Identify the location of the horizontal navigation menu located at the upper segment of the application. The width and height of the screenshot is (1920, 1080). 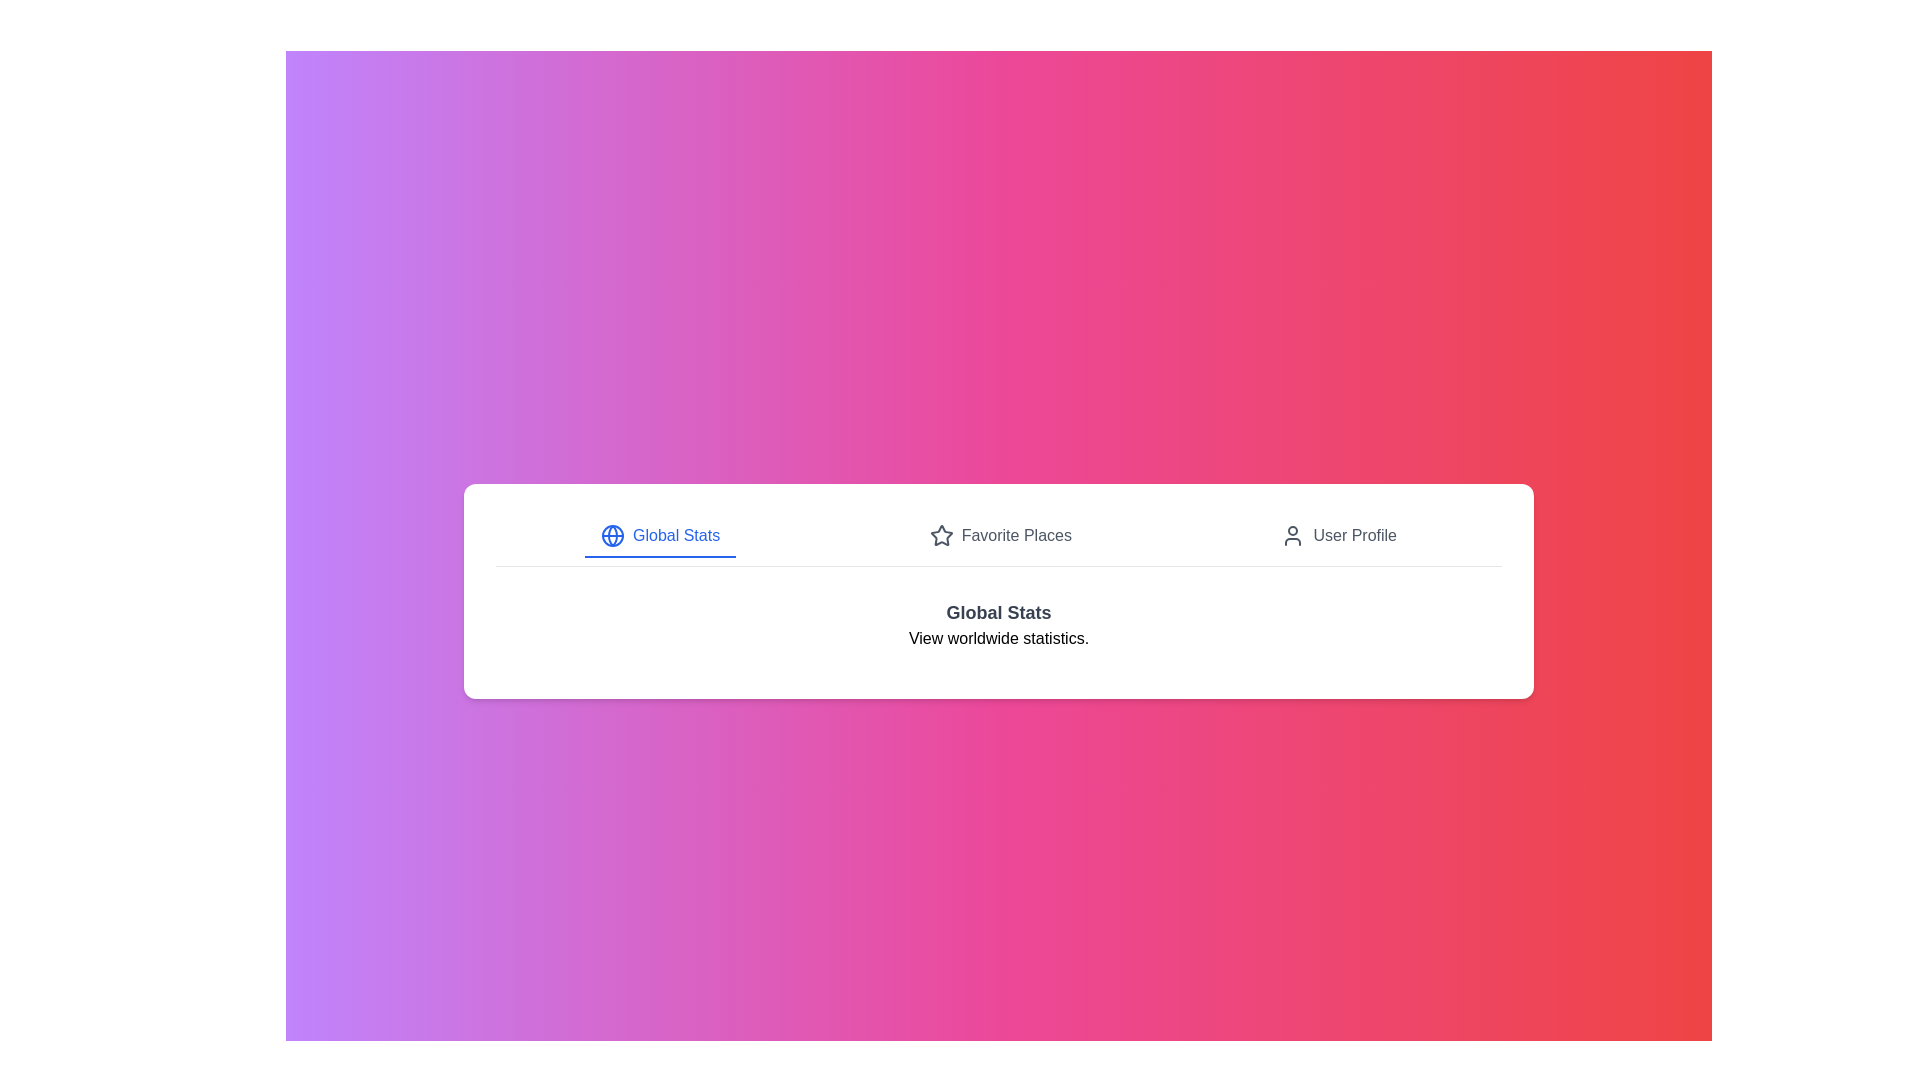
(998, 540).